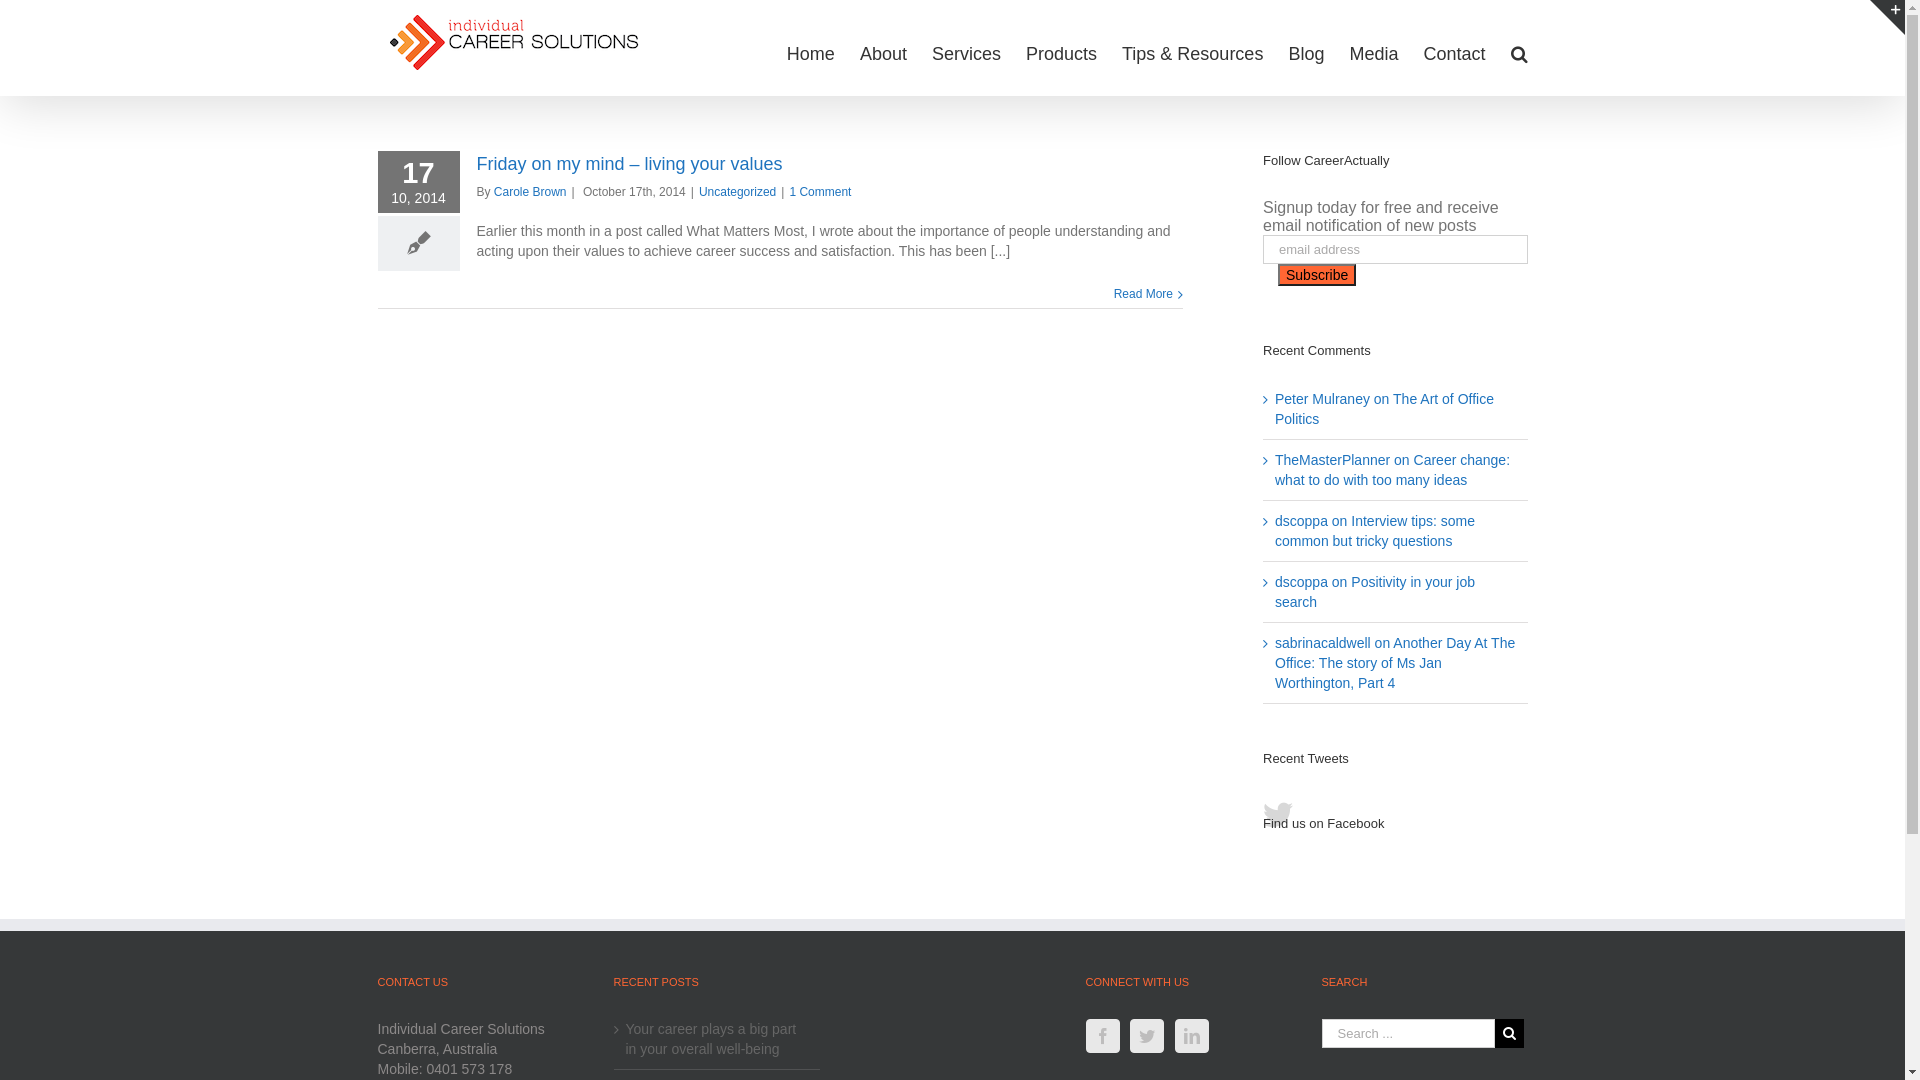 Image resolution: width=1920 pixels, height=1080 pixels. Describe the element at coordinates (882, 52) in the screenshot. I see `'About'` at that location.